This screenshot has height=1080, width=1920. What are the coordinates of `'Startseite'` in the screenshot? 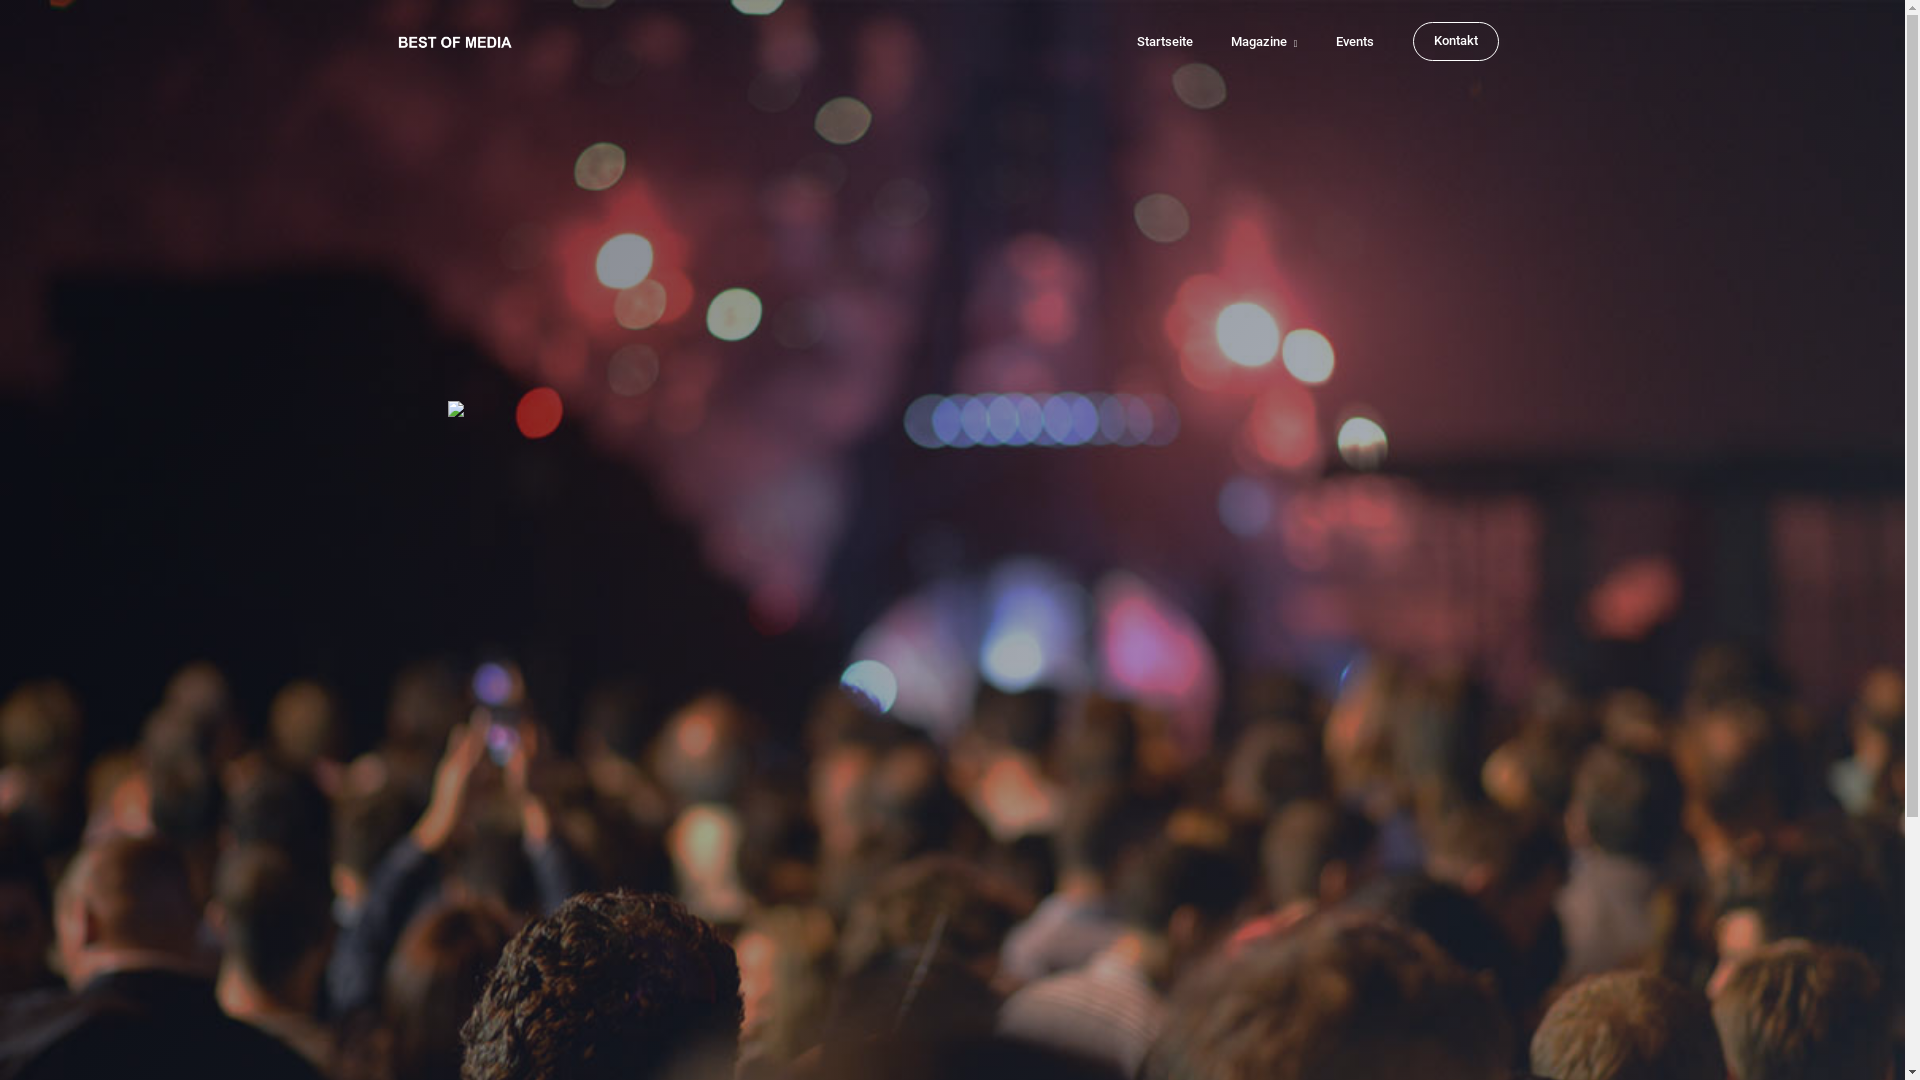 It's located at (1165, 42).